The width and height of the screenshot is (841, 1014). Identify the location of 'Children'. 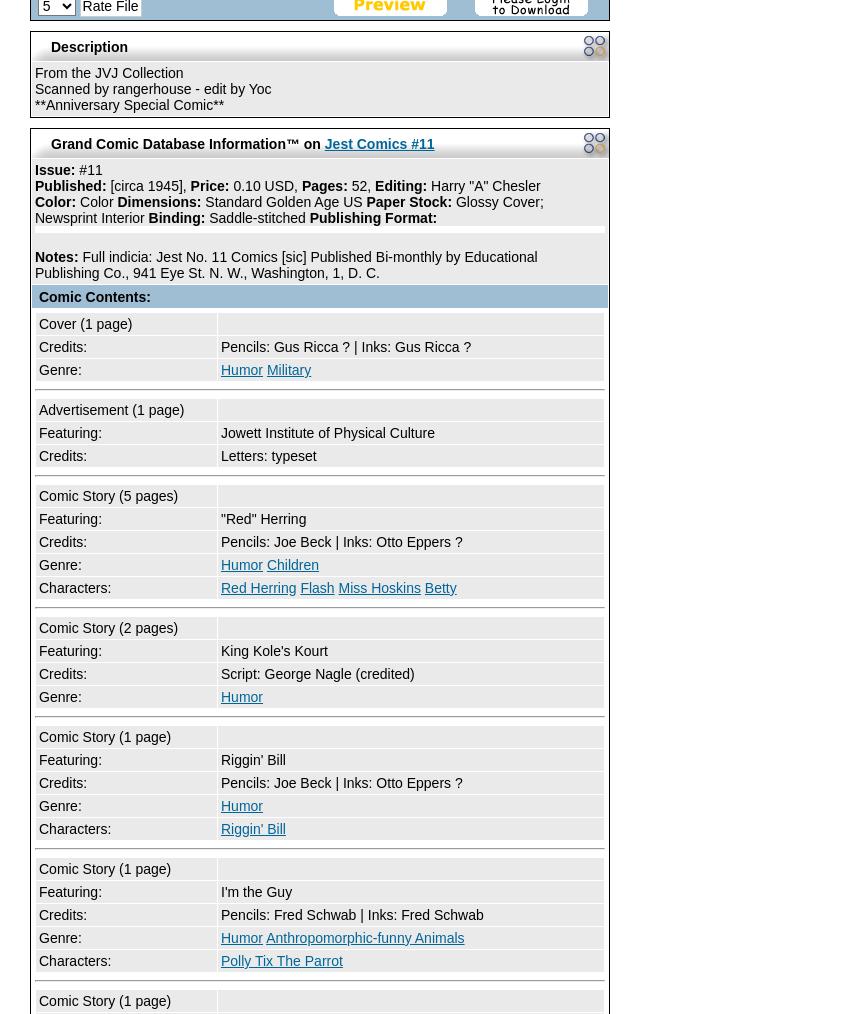
(291, 564).